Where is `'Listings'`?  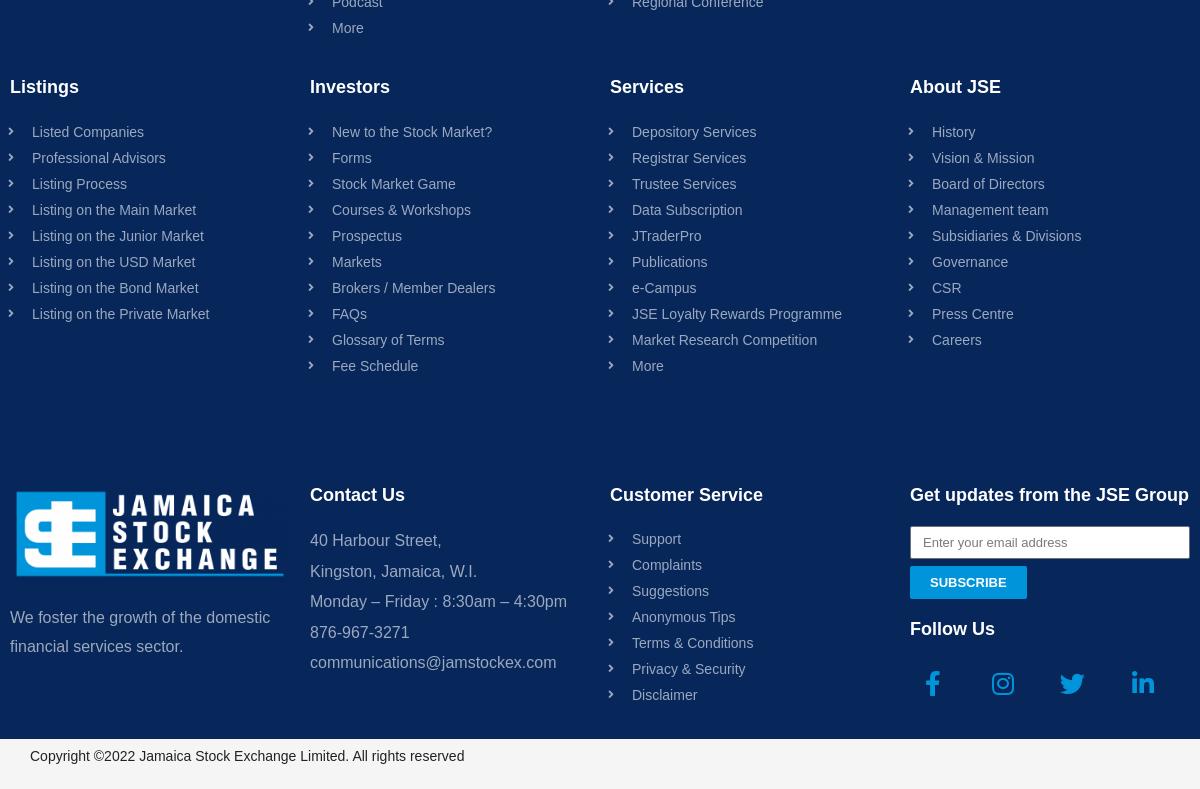
'Listings' is located at coordinates (44, 87).